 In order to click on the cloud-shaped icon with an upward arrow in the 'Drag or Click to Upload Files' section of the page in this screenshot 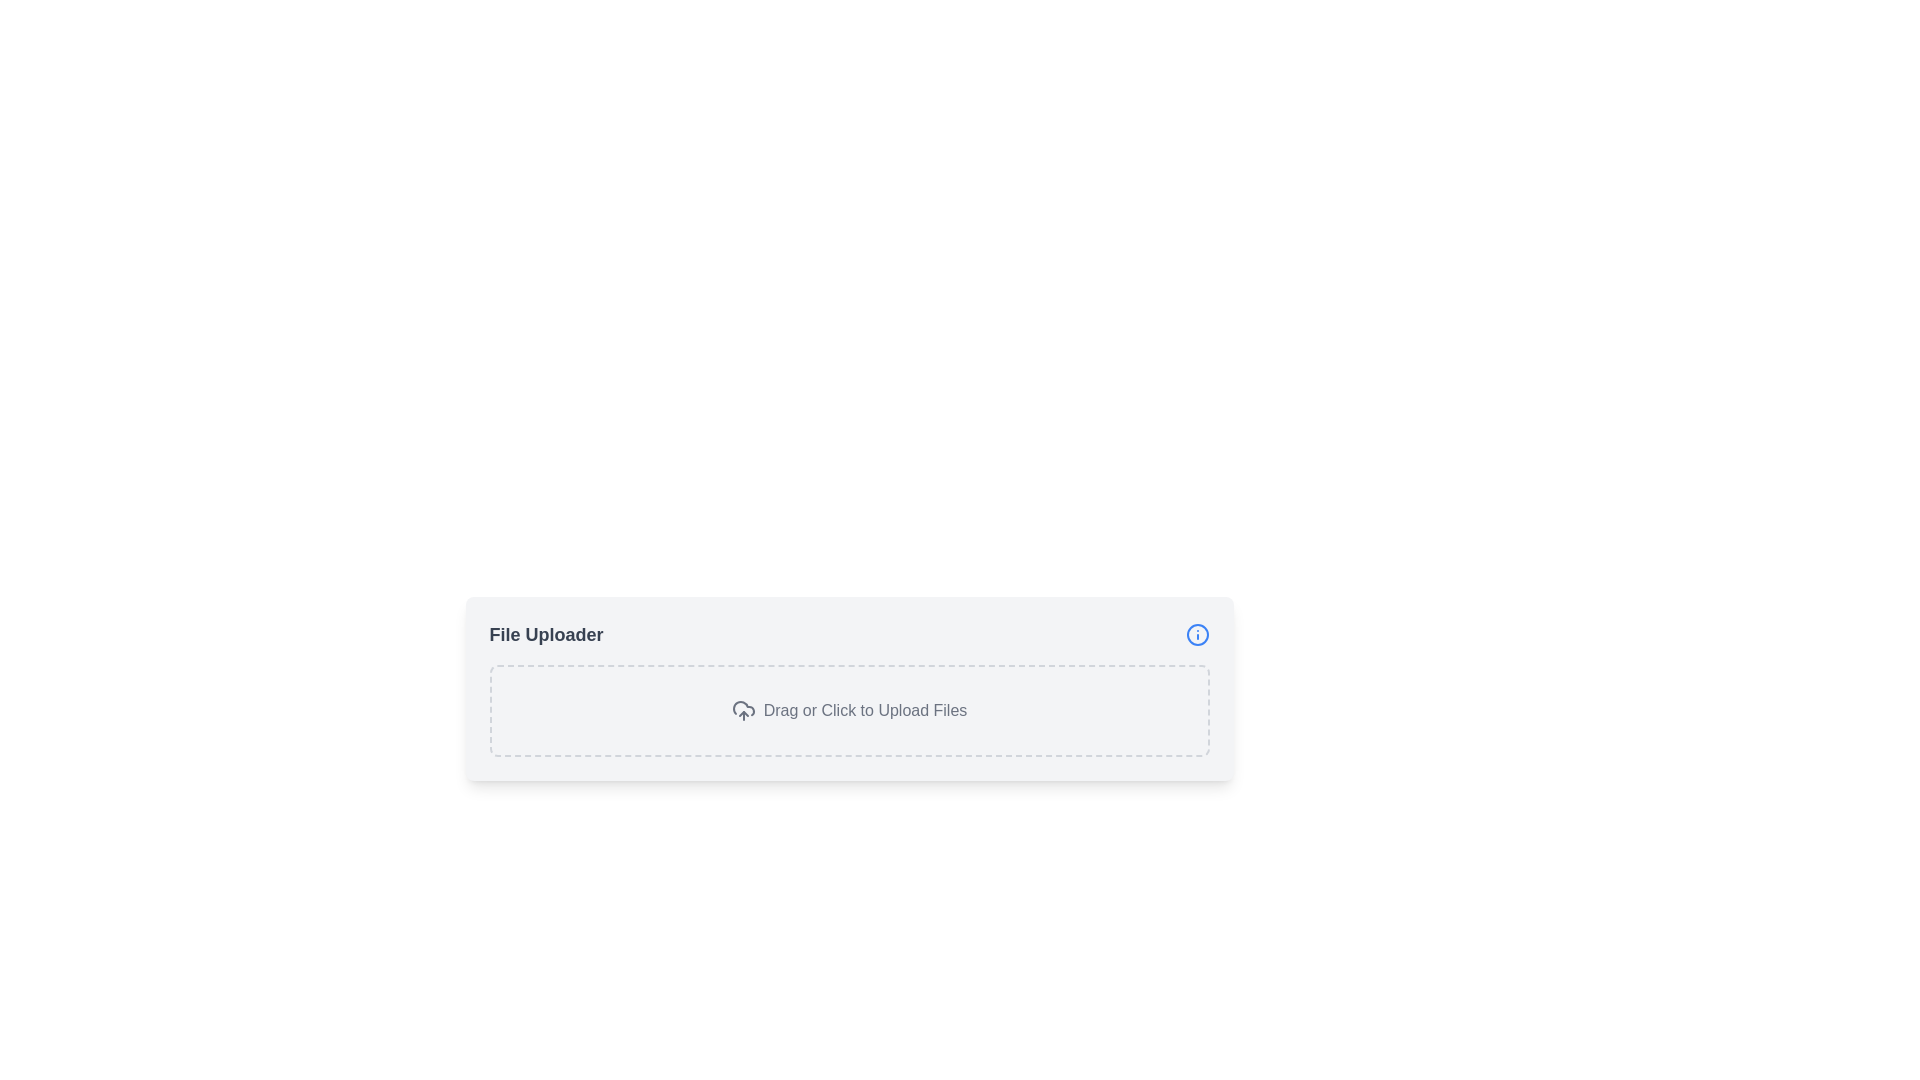, I will do `click(742, 709)`.